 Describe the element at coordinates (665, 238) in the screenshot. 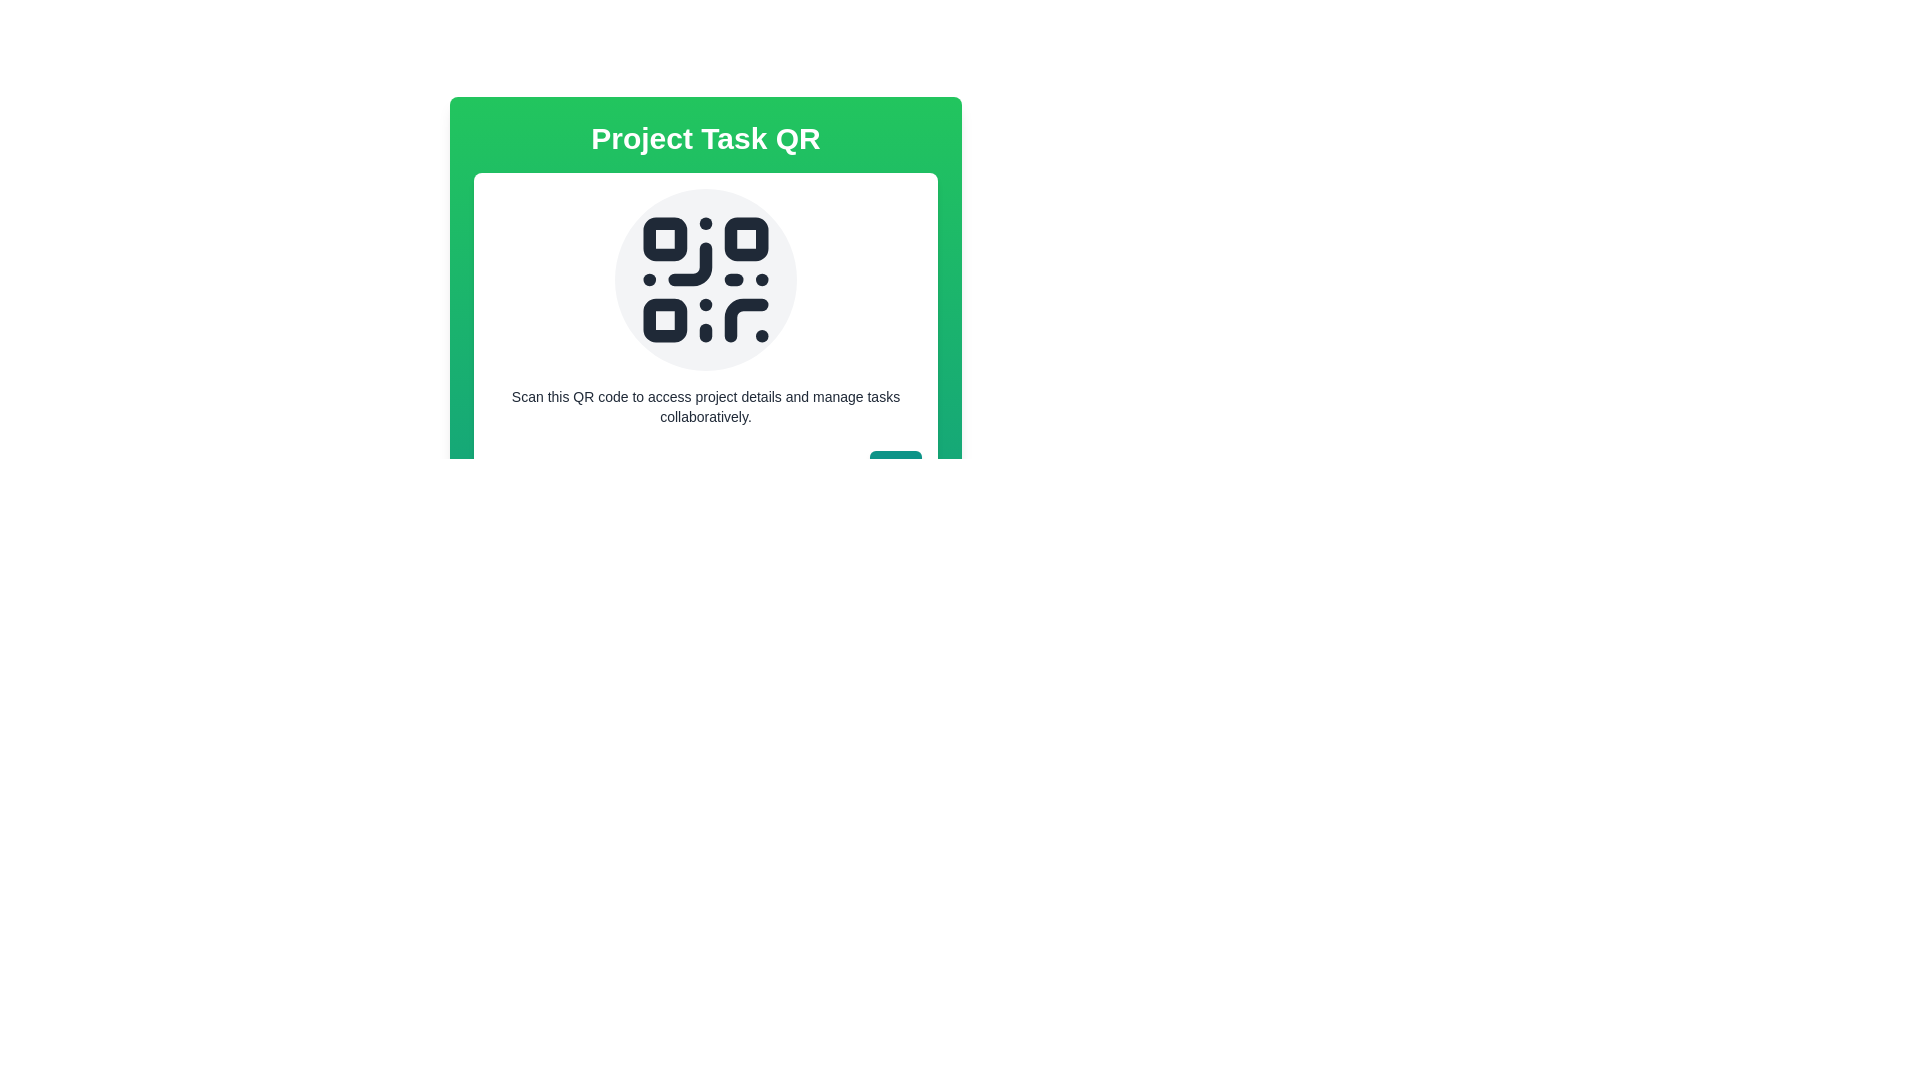

I see `the small square with rounded corners located at the top-left corner of the QR code-like graphic` at that location.